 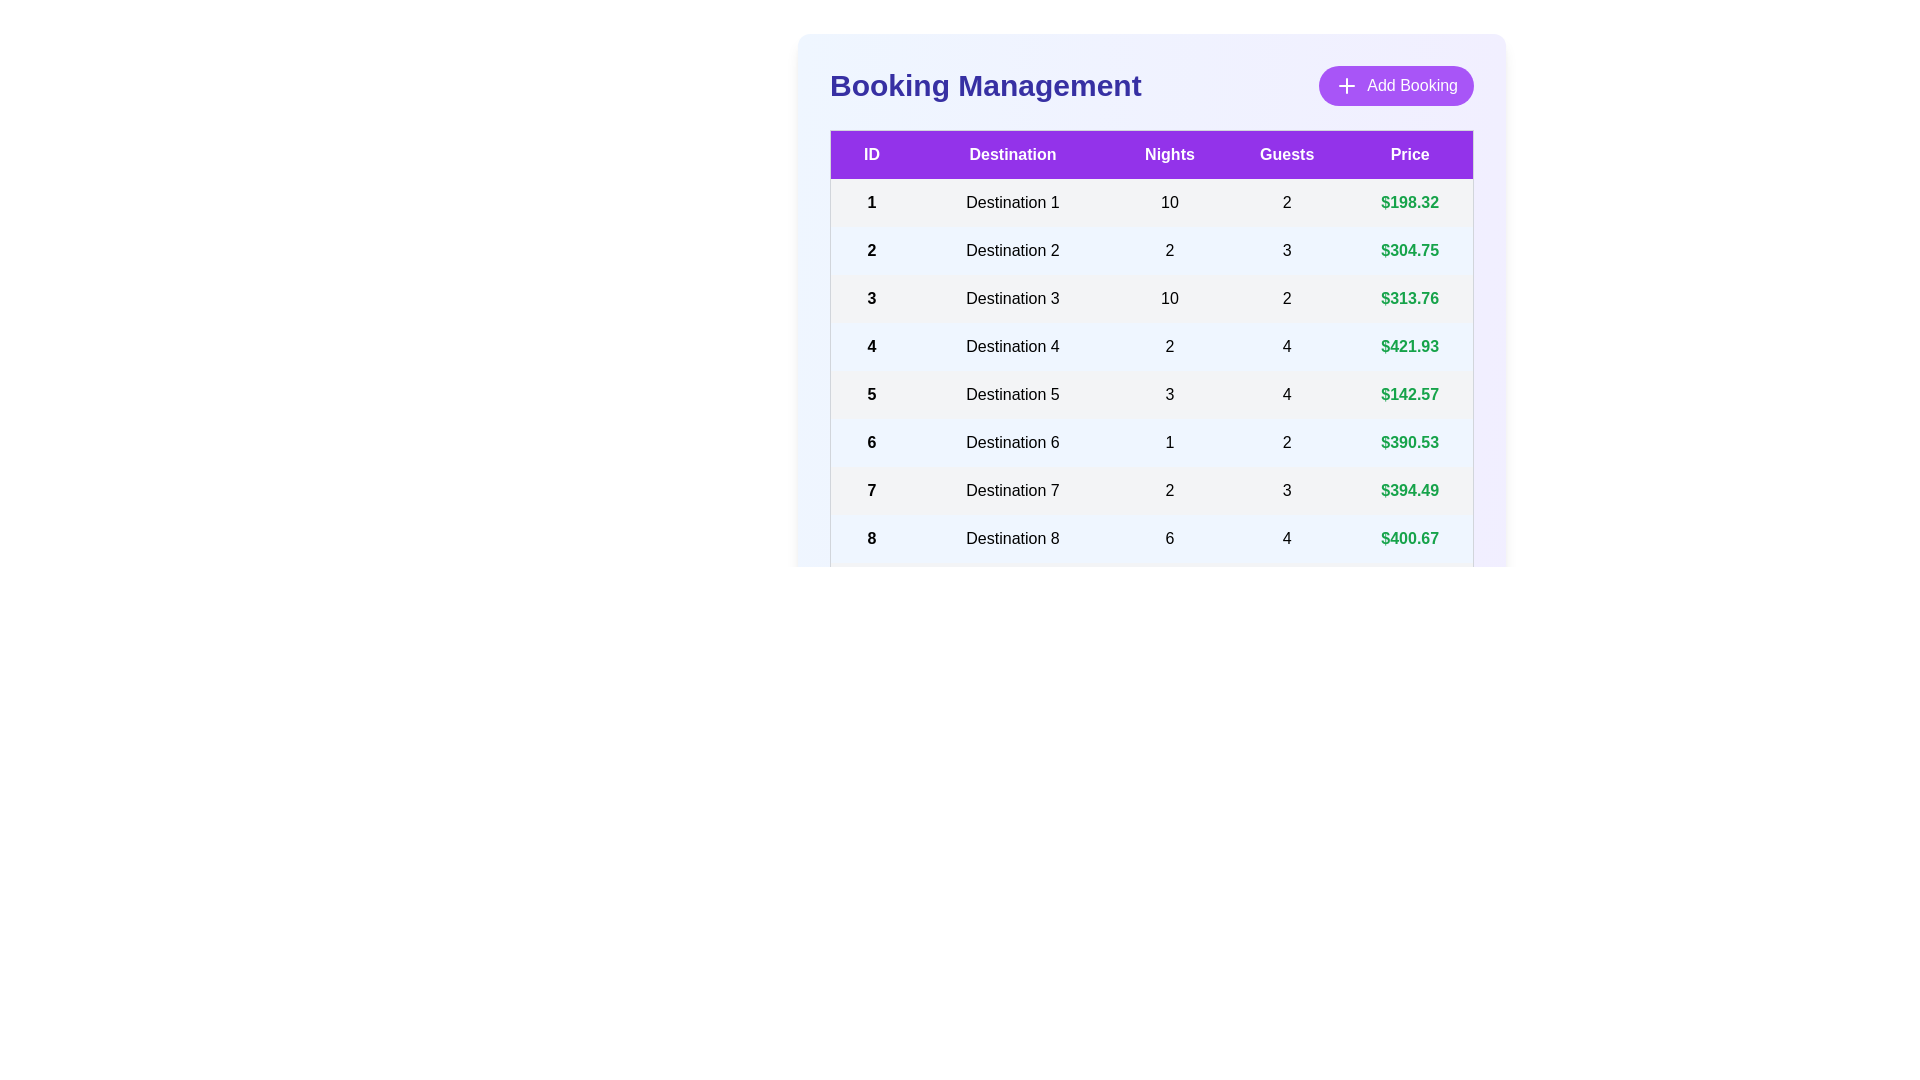 What do you see at coordinates (1170, 153) in the screenshot?
I see `the column header Nights to sort the table by that column` at bounding box center [1170, 153].